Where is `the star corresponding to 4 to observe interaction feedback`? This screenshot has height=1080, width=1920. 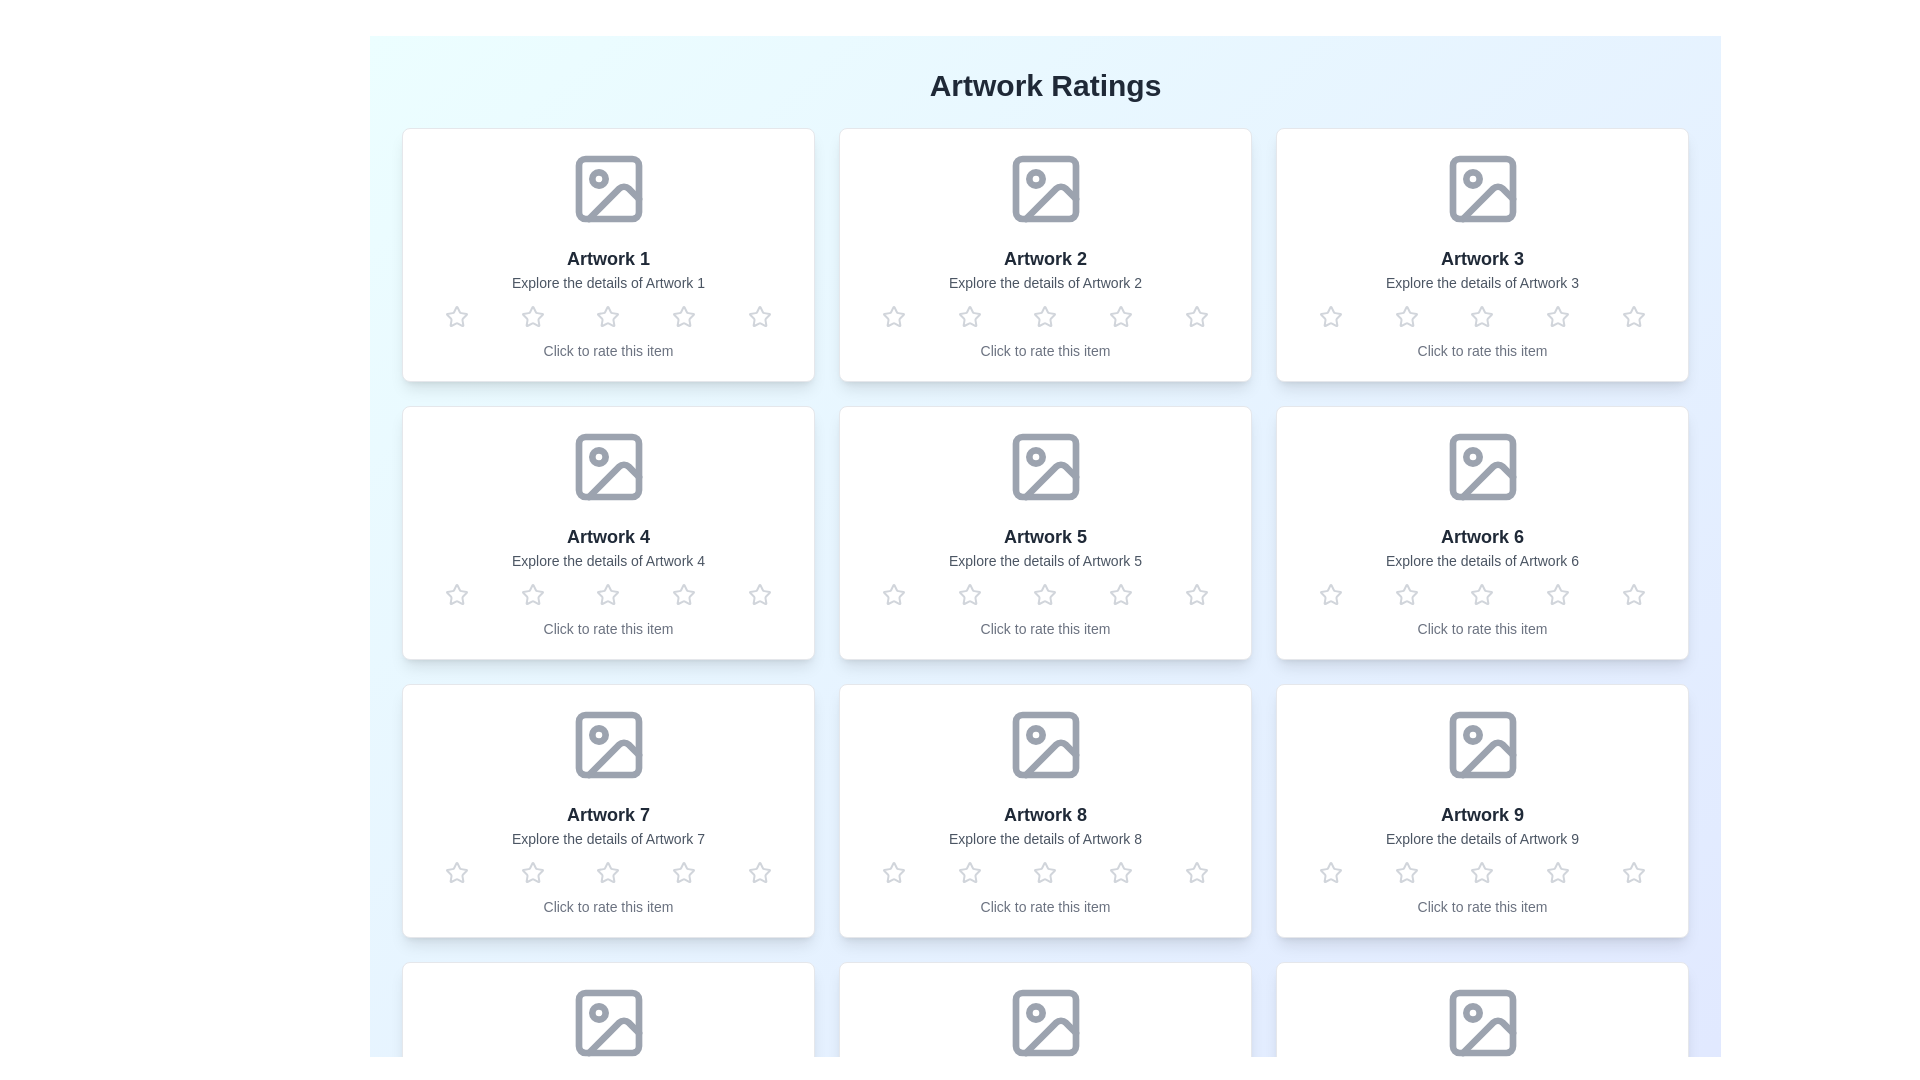 the star corresponding to 4 to observe interaction feedback is located at coordinates (684, 315).